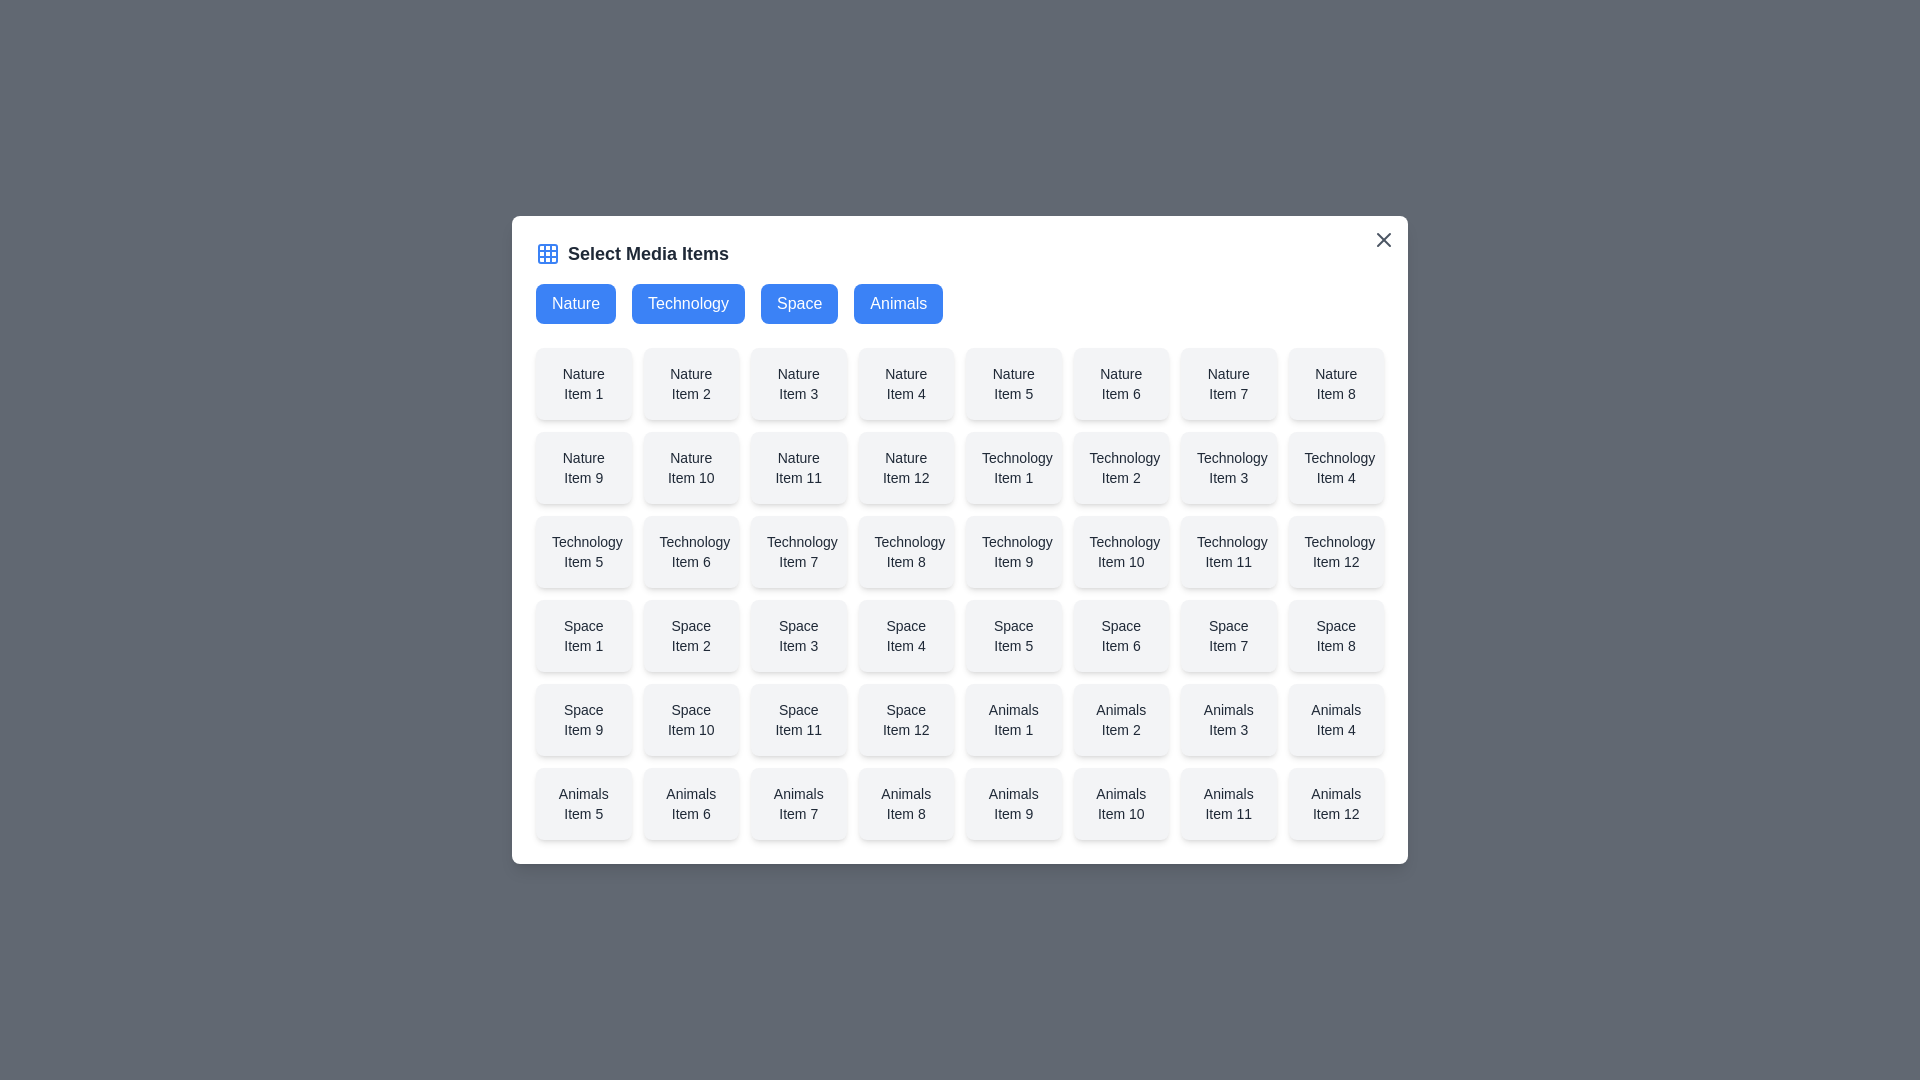 Image resolution: width=1920 pixels, height=1080 pixels. What do you see at coordinates (687, 304) in the screenshot?
I see `the Technology button to select the desired category` at bounding box center [687, 304].